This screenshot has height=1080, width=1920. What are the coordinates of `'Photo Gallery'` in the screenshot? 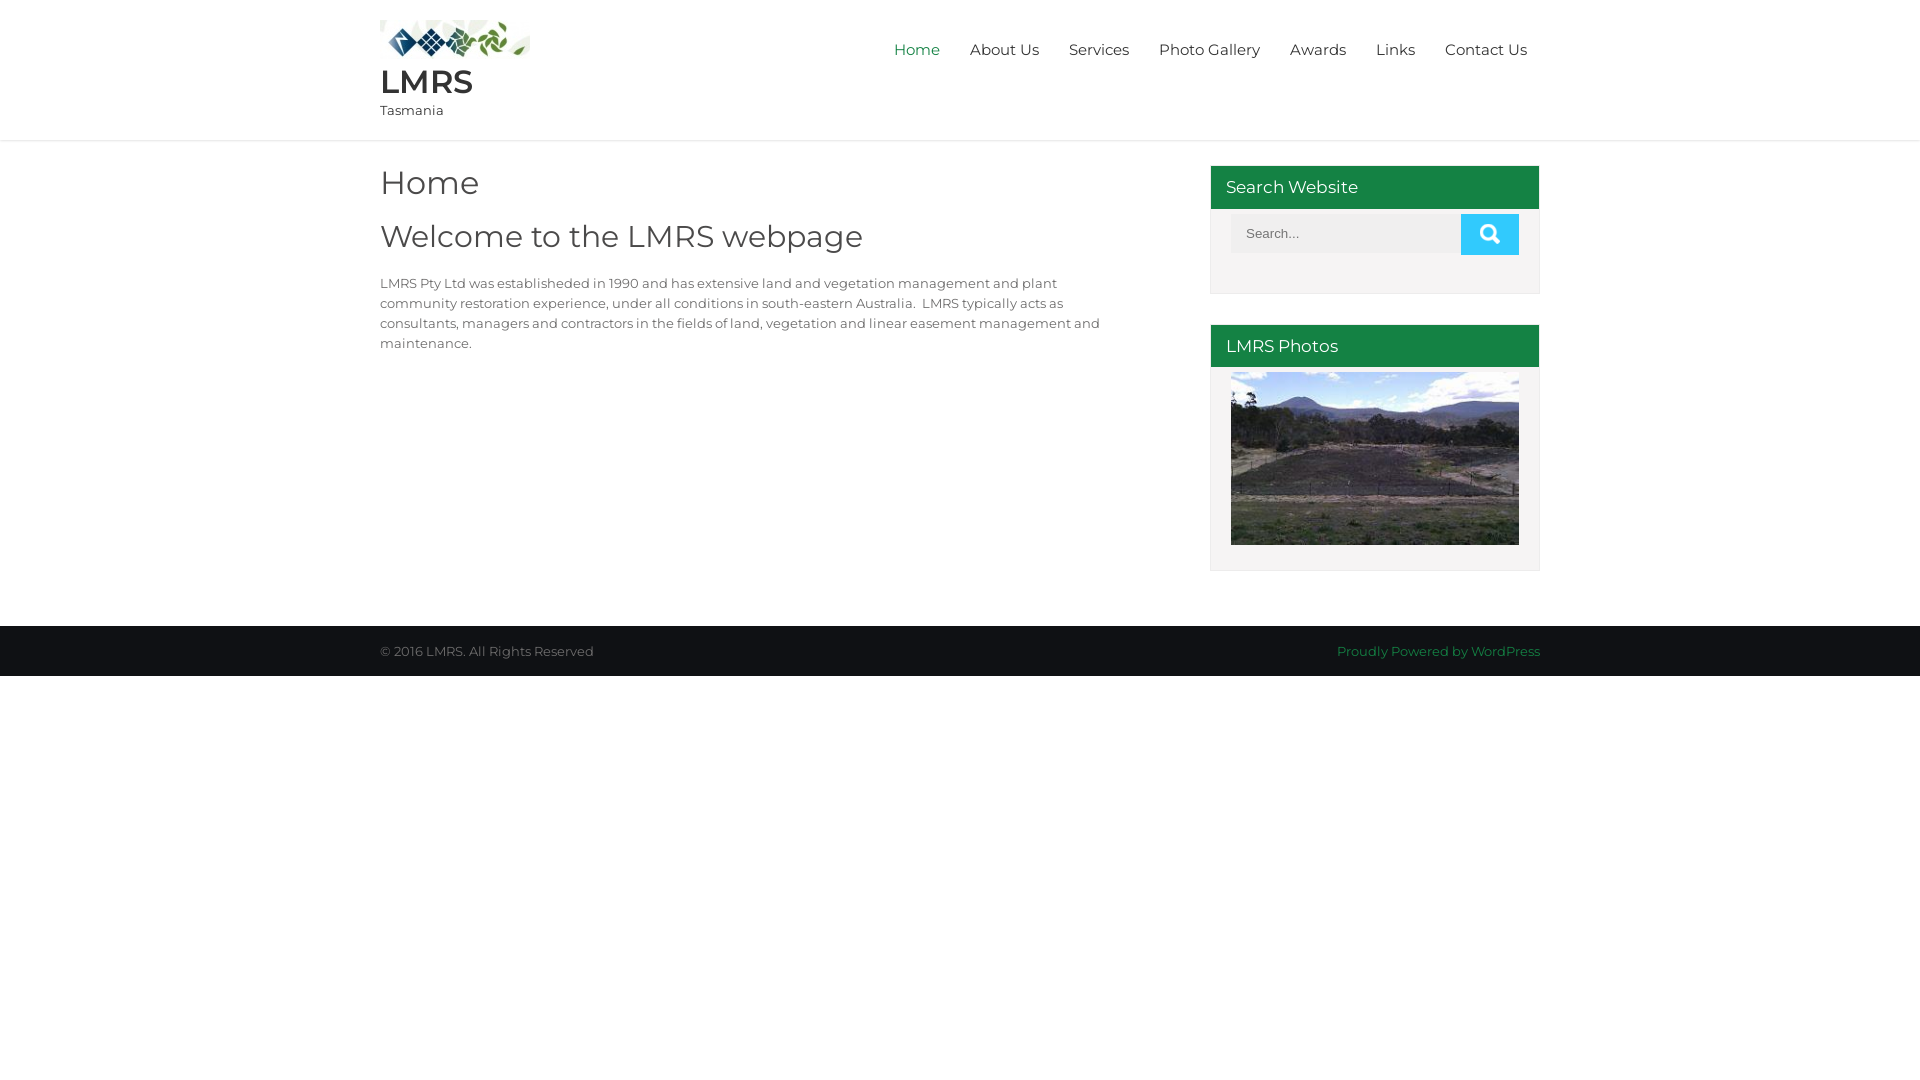 It's located at (1208, 49).